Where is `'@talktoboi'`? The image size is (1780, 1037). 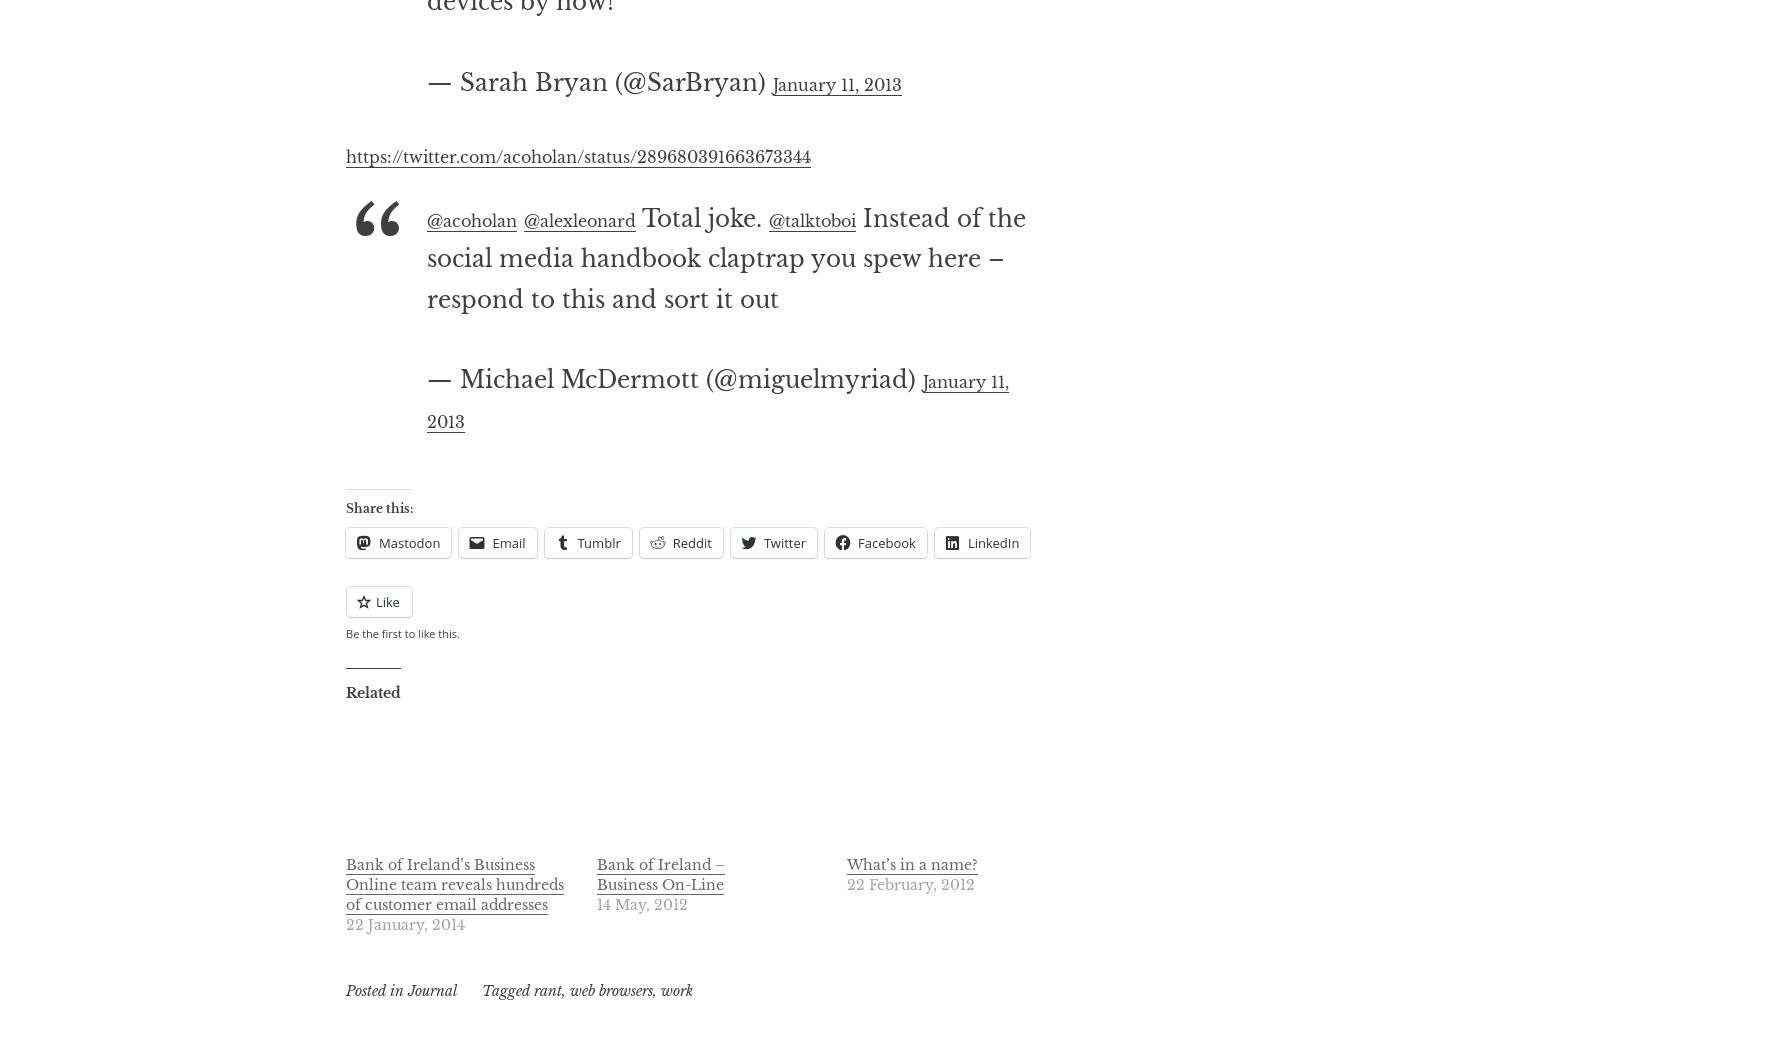 '@talktoboi' is located at coordinates (858, 297).